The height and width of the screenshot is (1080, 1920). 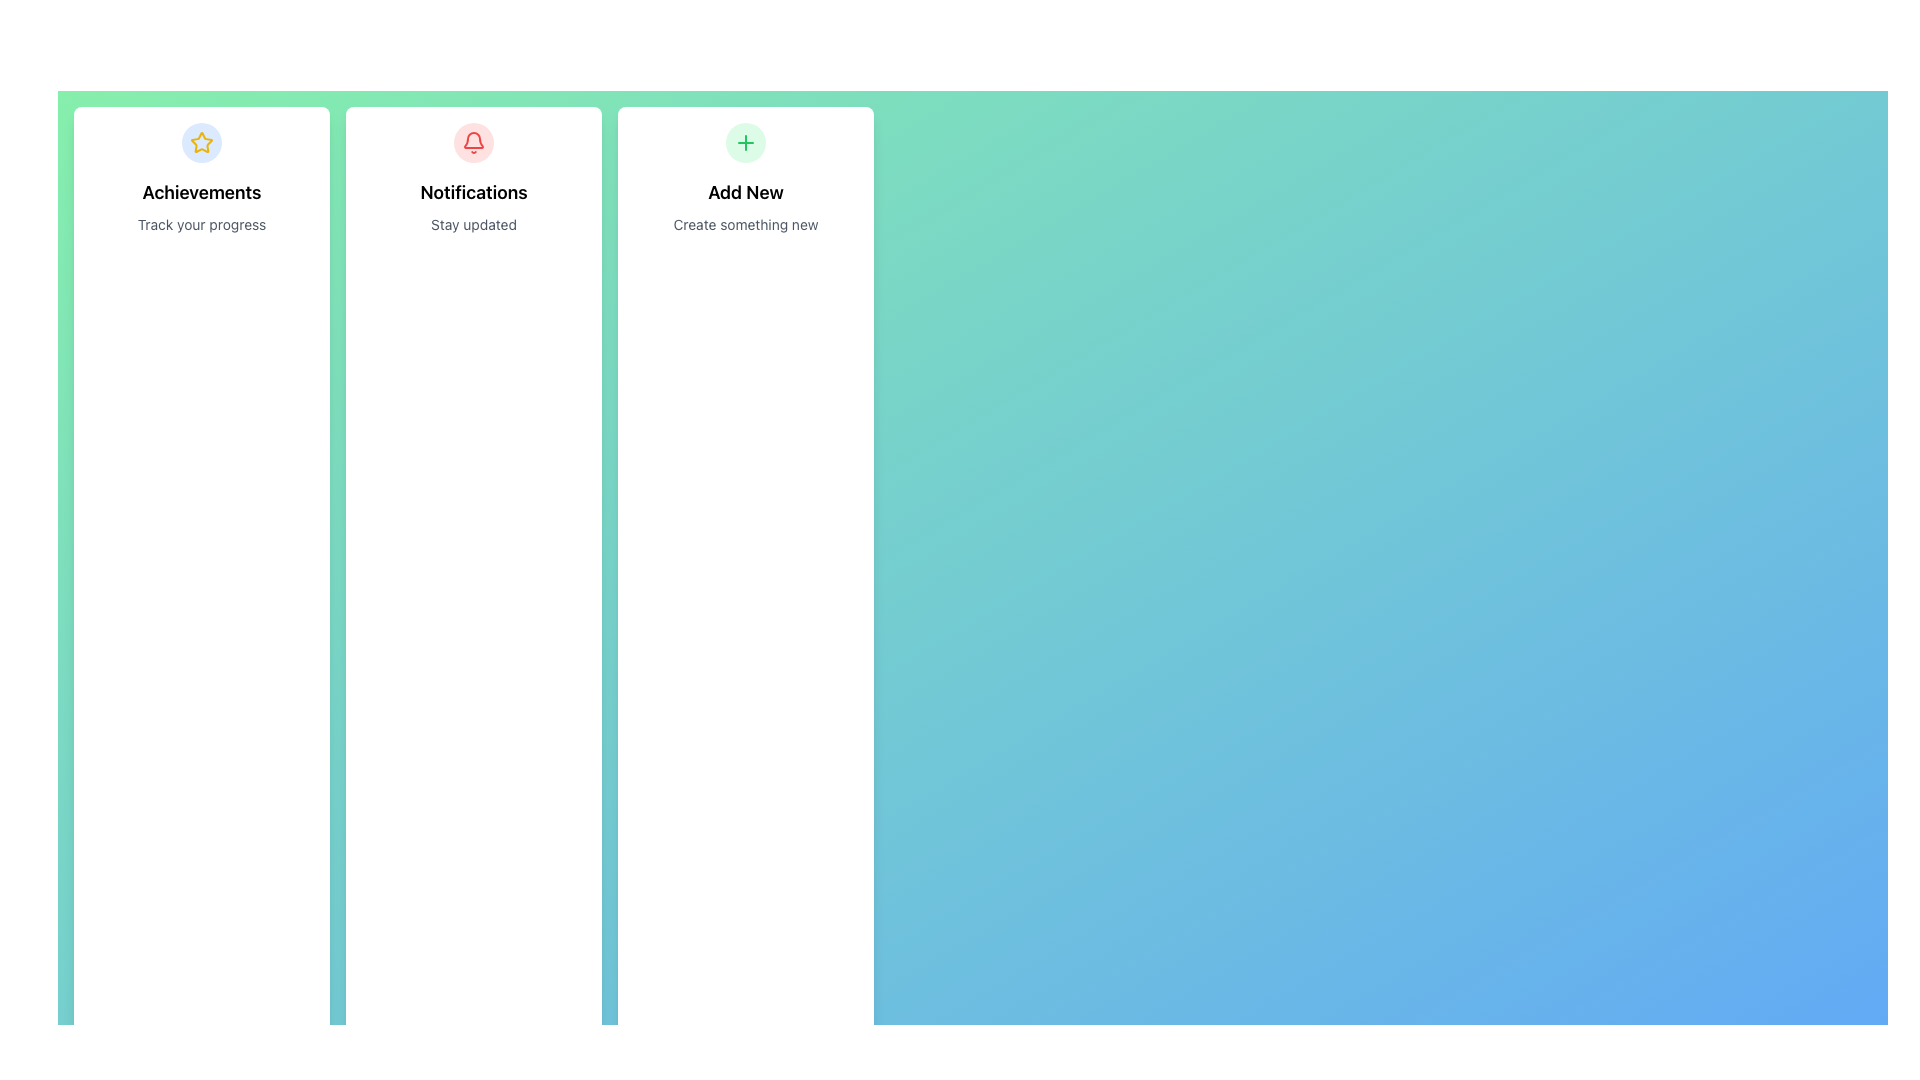 I want to click on the plus icon with a green border located in the 'Add New' section, which is vertically centered within a circular area, so click(x=744, y=141).